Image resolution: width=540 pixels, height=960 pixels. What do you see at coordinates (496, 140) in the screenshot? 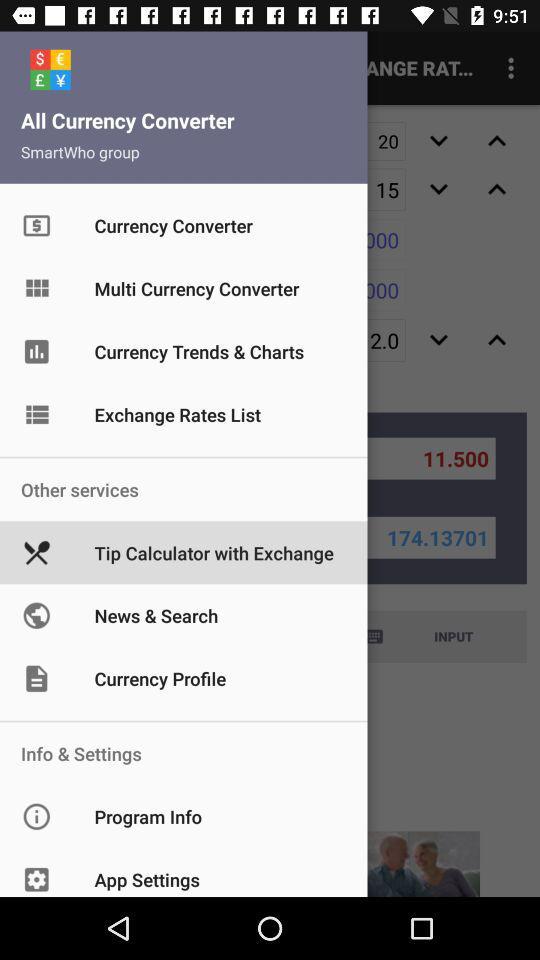
I see `the expand_less icon` at bounding box center [496, 140].